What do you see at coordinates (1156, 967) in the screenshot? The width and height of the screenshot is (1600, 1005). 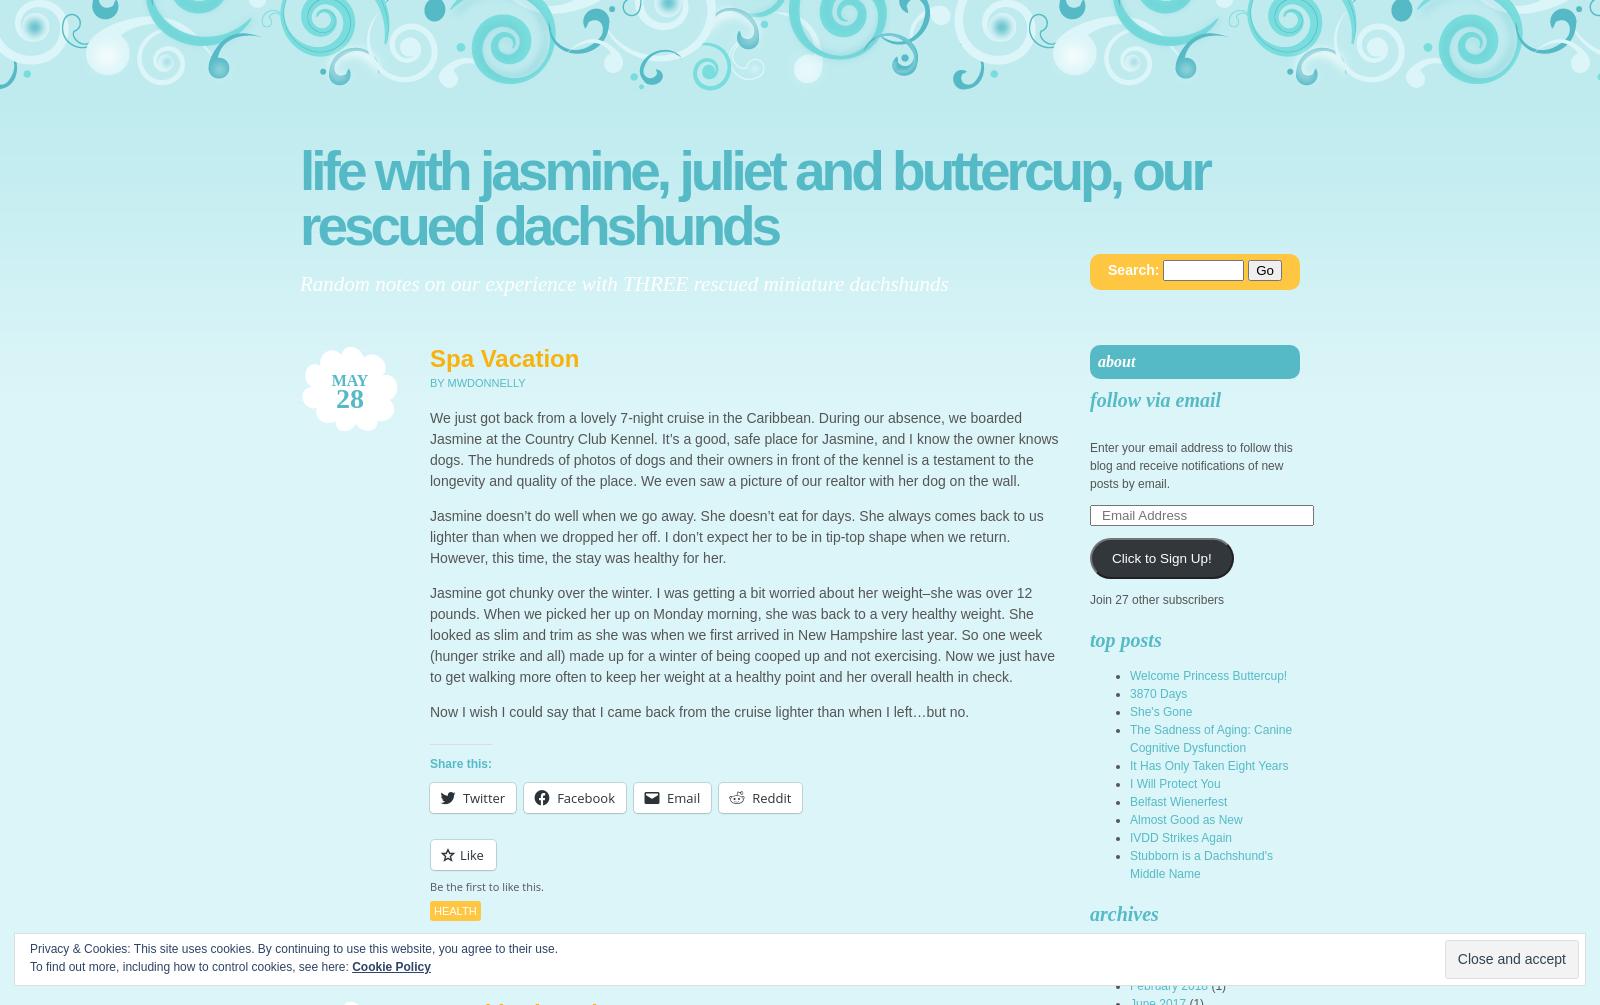 I see `'April 2018'` at bounding box center [1156, 967].